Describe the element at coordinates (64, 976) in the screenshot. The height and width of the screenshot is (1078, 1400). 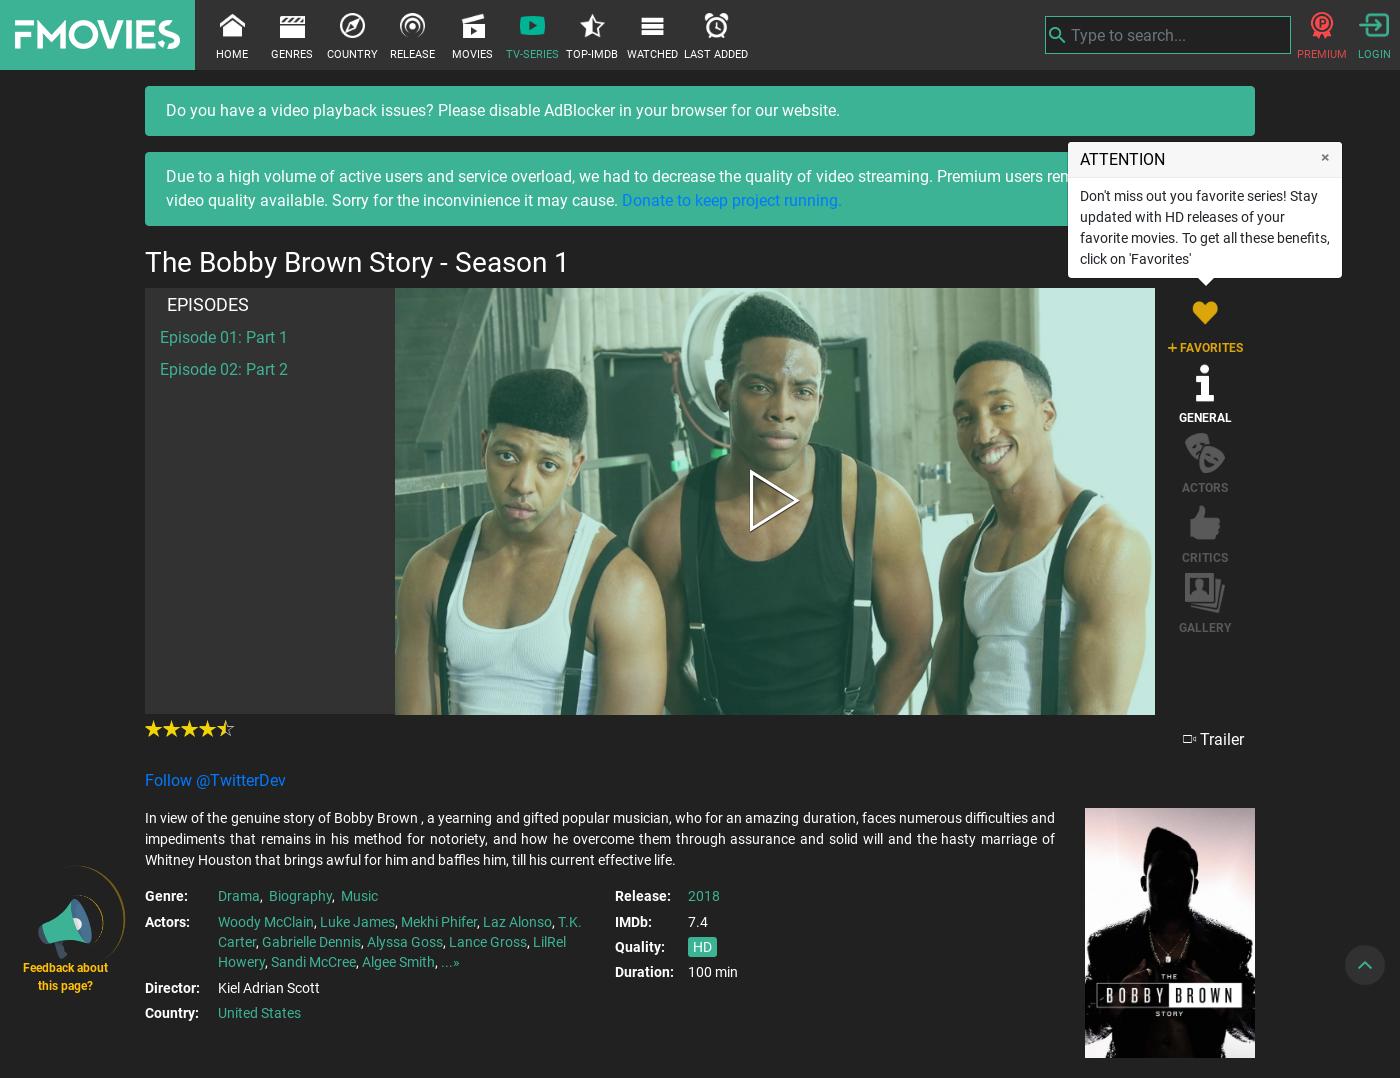
I see `'Feedback about this page?'` at that location.